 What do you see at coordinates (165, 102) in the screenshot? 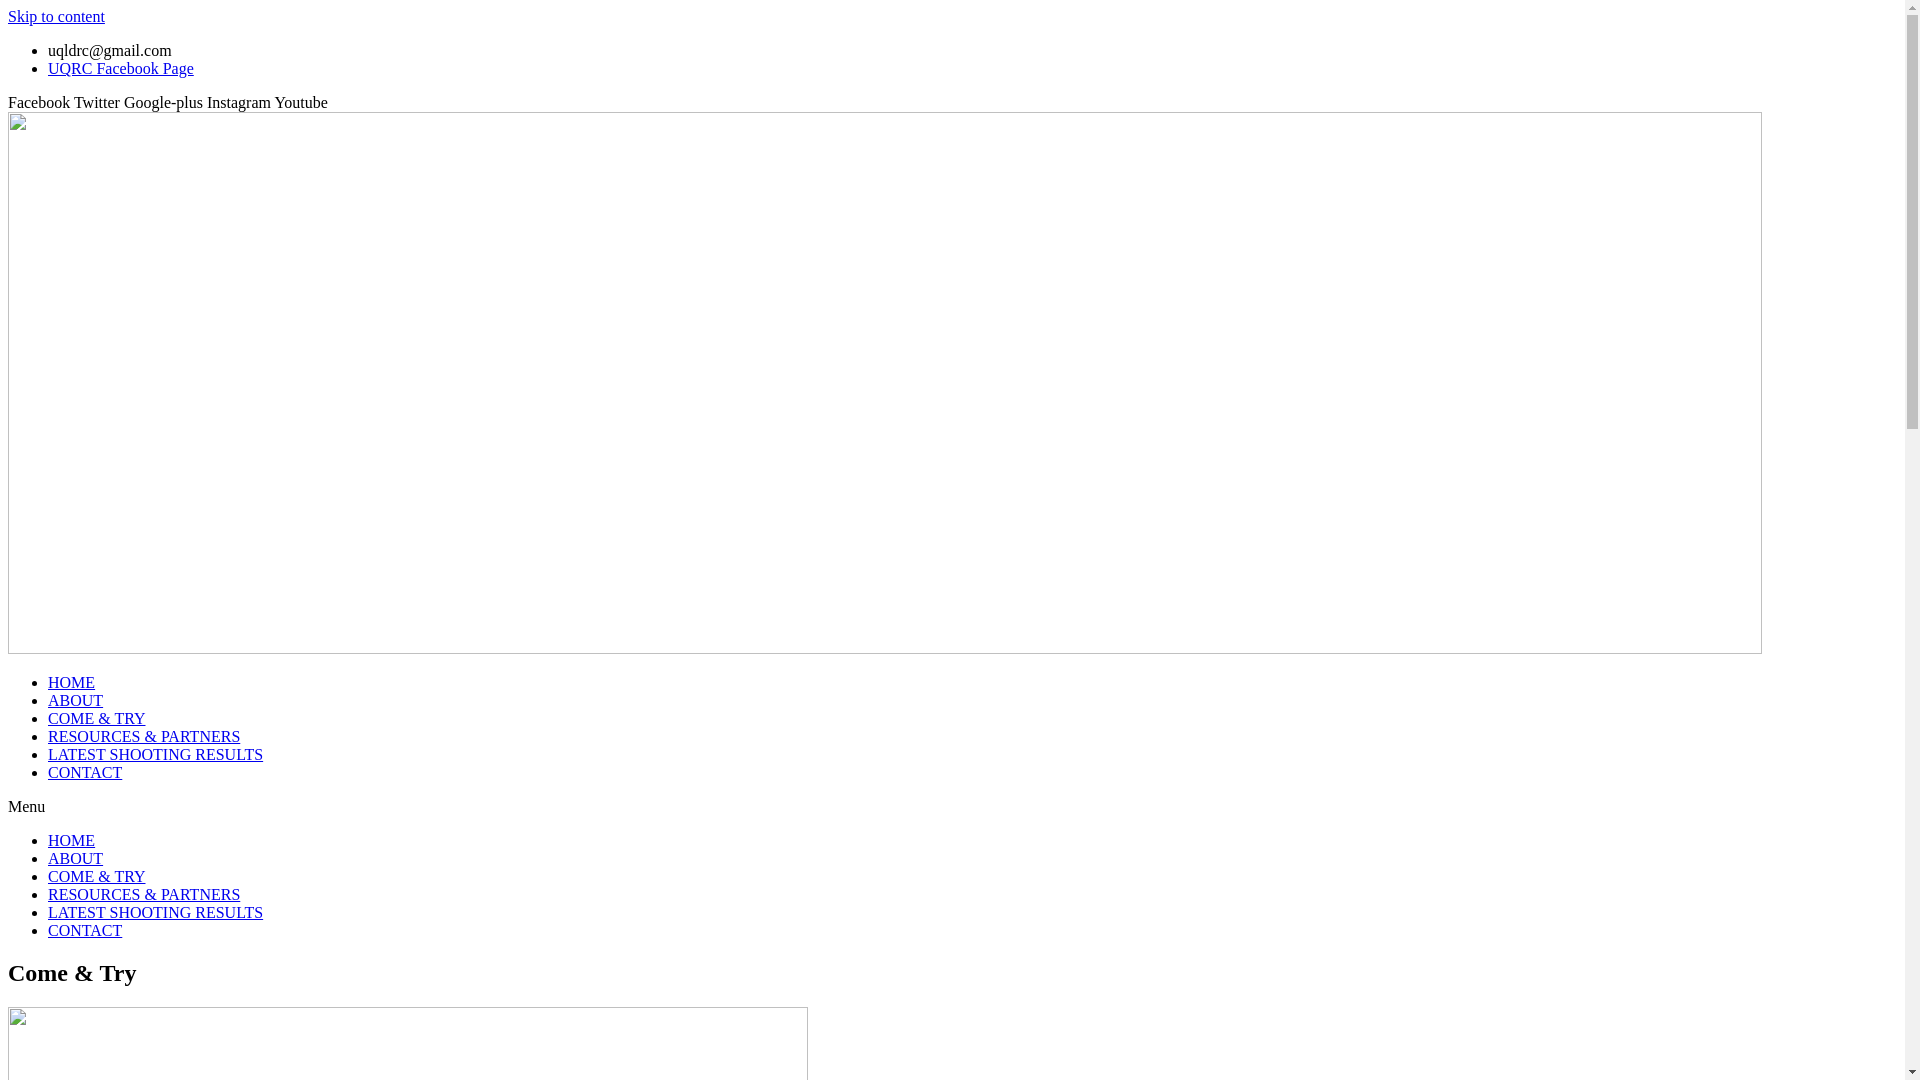
I see `'Google-plus'` at bounding box center [165, 102].